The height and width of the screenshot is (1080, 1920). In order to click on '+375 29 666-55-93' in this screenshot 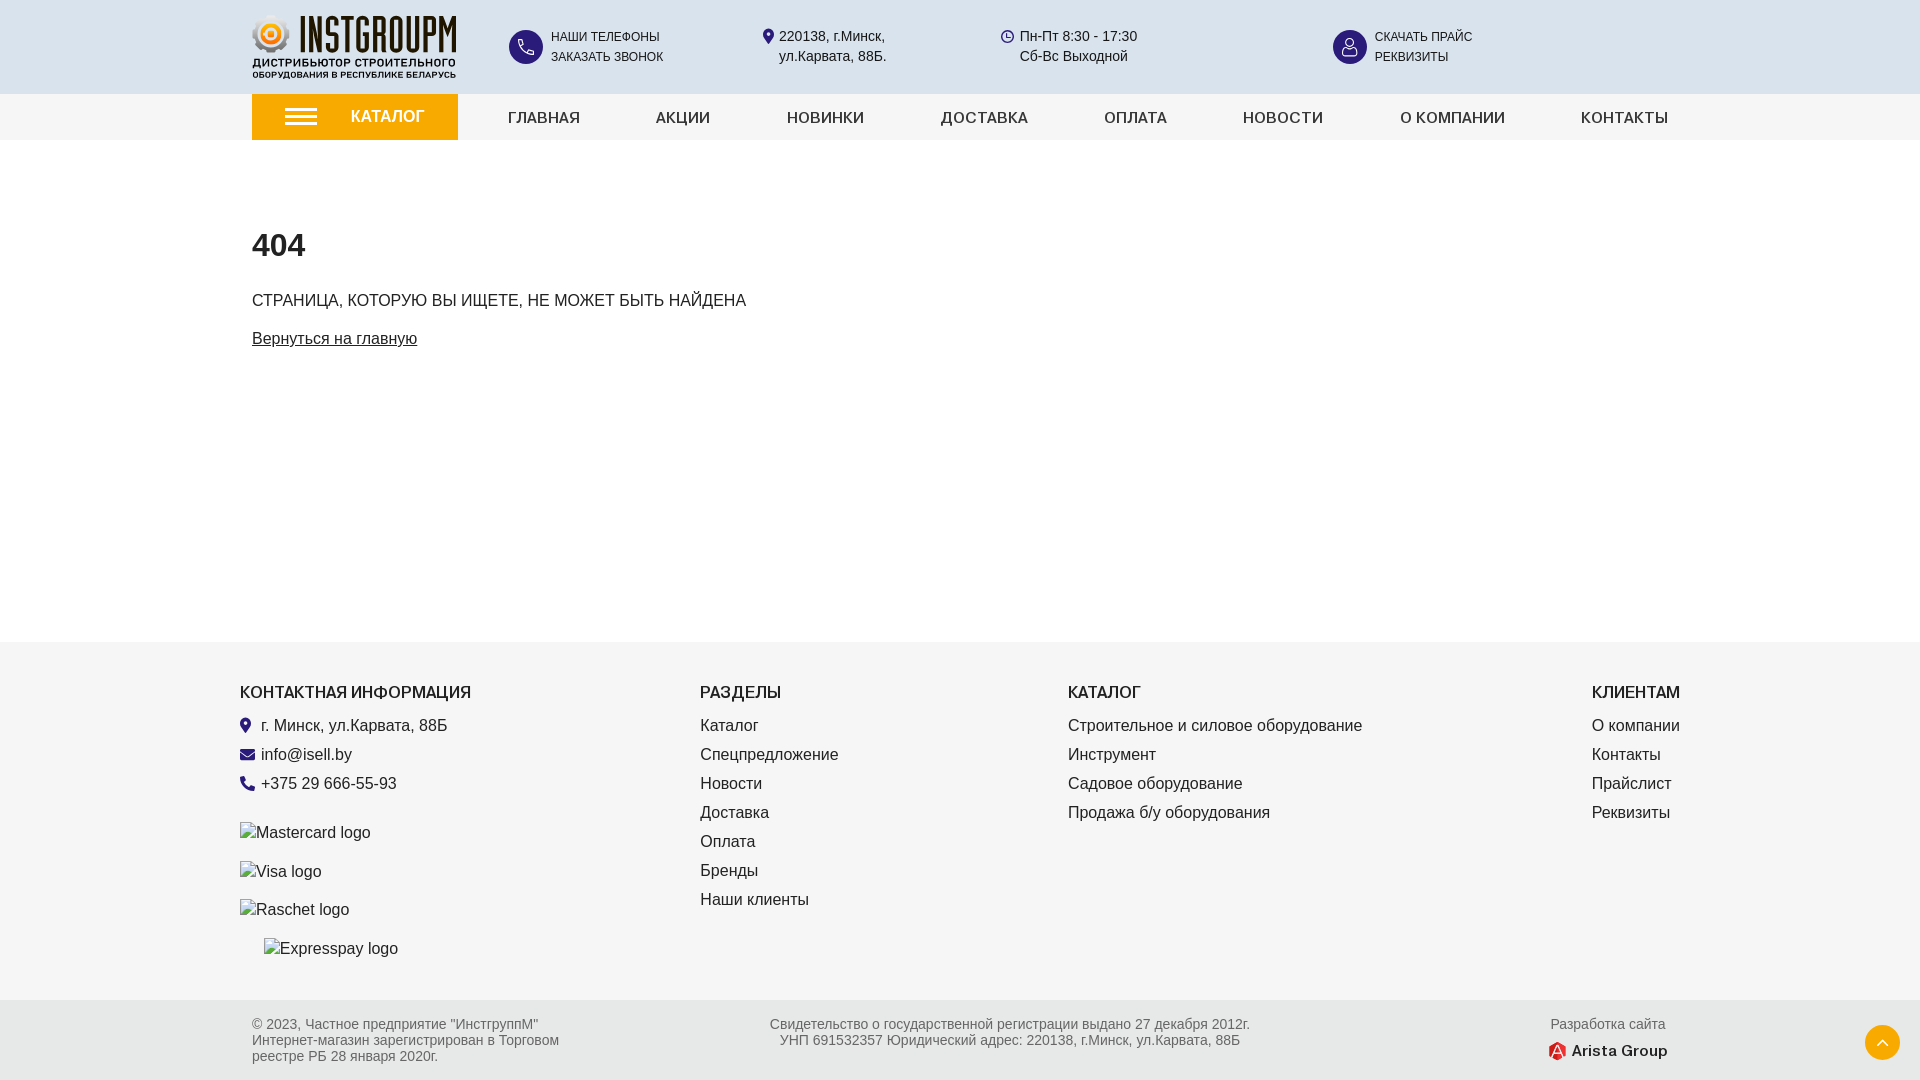, I will do `click(329, 782)`.